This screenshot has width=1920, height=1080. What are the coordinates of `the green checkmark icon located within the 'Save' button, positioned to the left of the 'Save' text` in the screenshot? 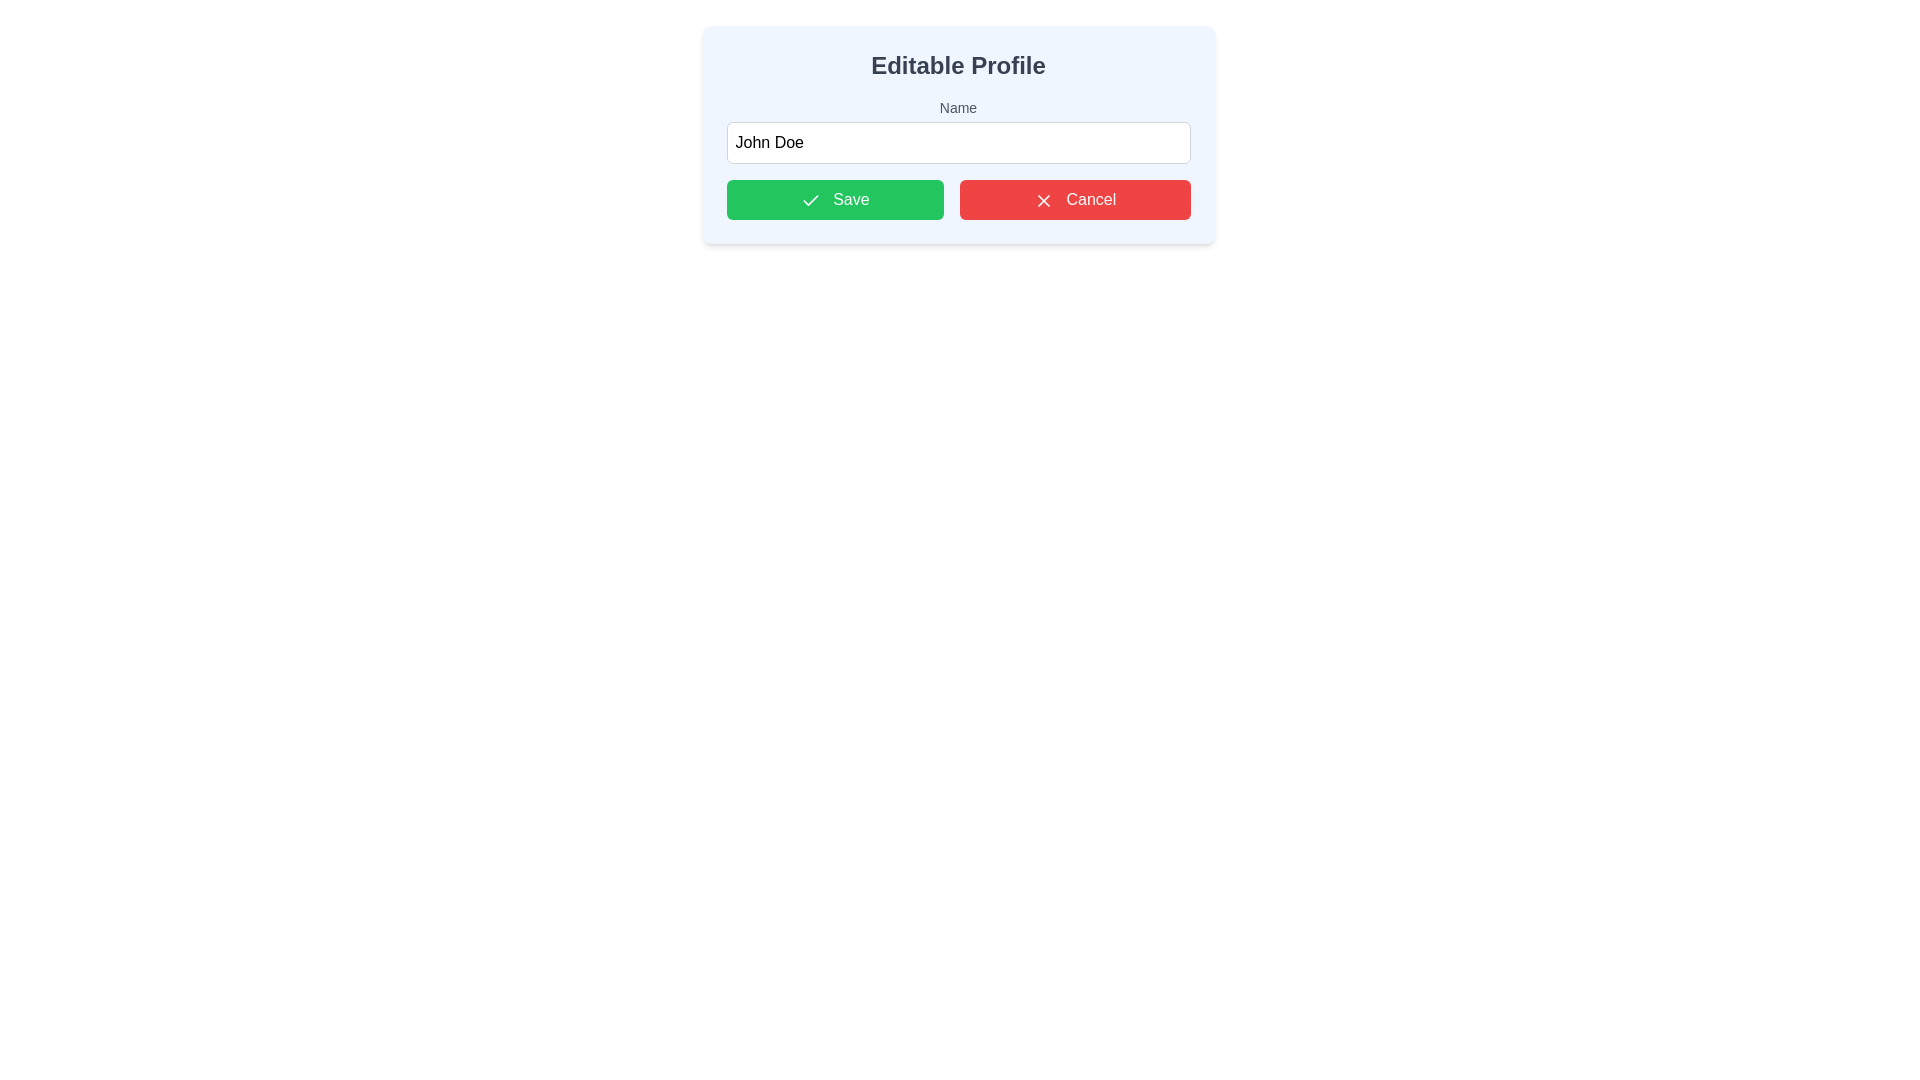 It's located at (810, 200).